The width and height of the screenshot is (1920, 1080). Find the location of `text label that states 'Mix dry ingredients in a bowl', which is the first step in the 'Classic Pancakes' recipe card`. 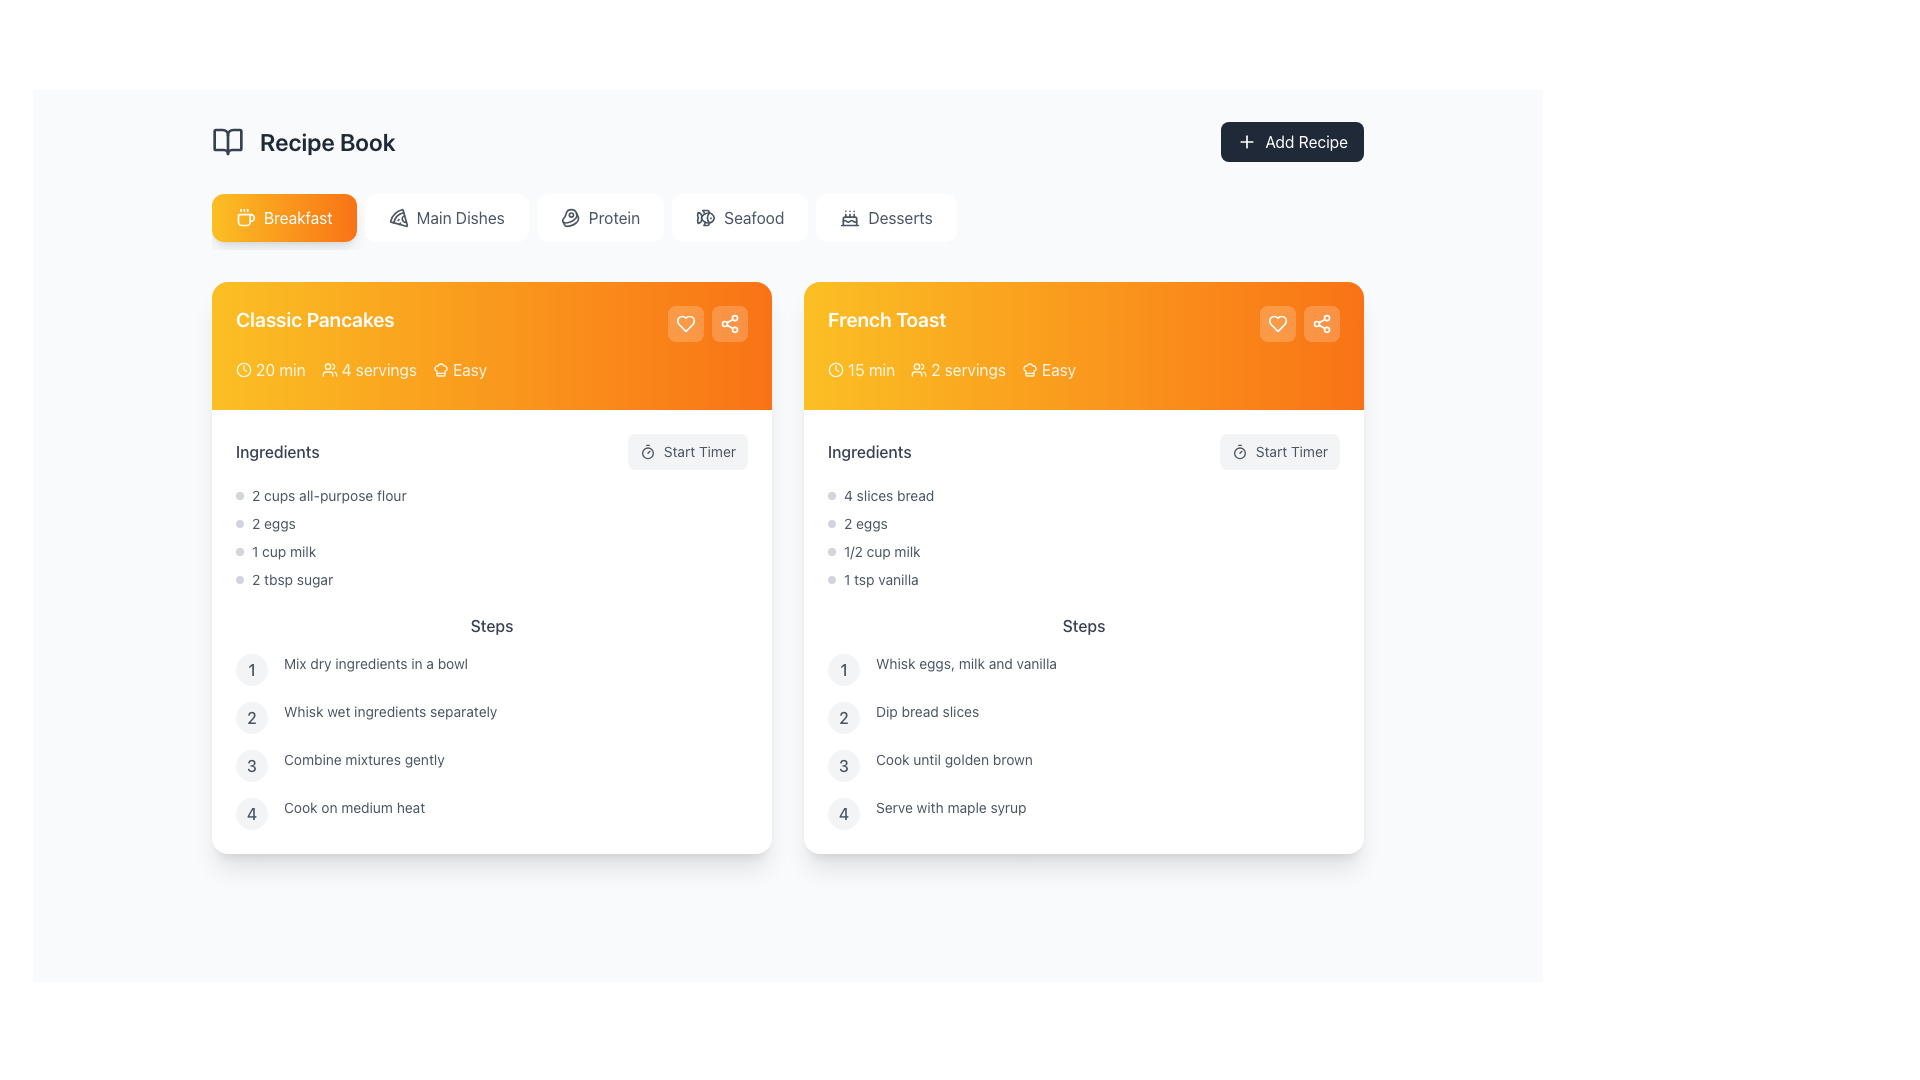

text label that states 'Mix dry ingredients in a bowl', which is the first step in the 'Classic Pancakes' recipe card is located at coordinates (376, 670).